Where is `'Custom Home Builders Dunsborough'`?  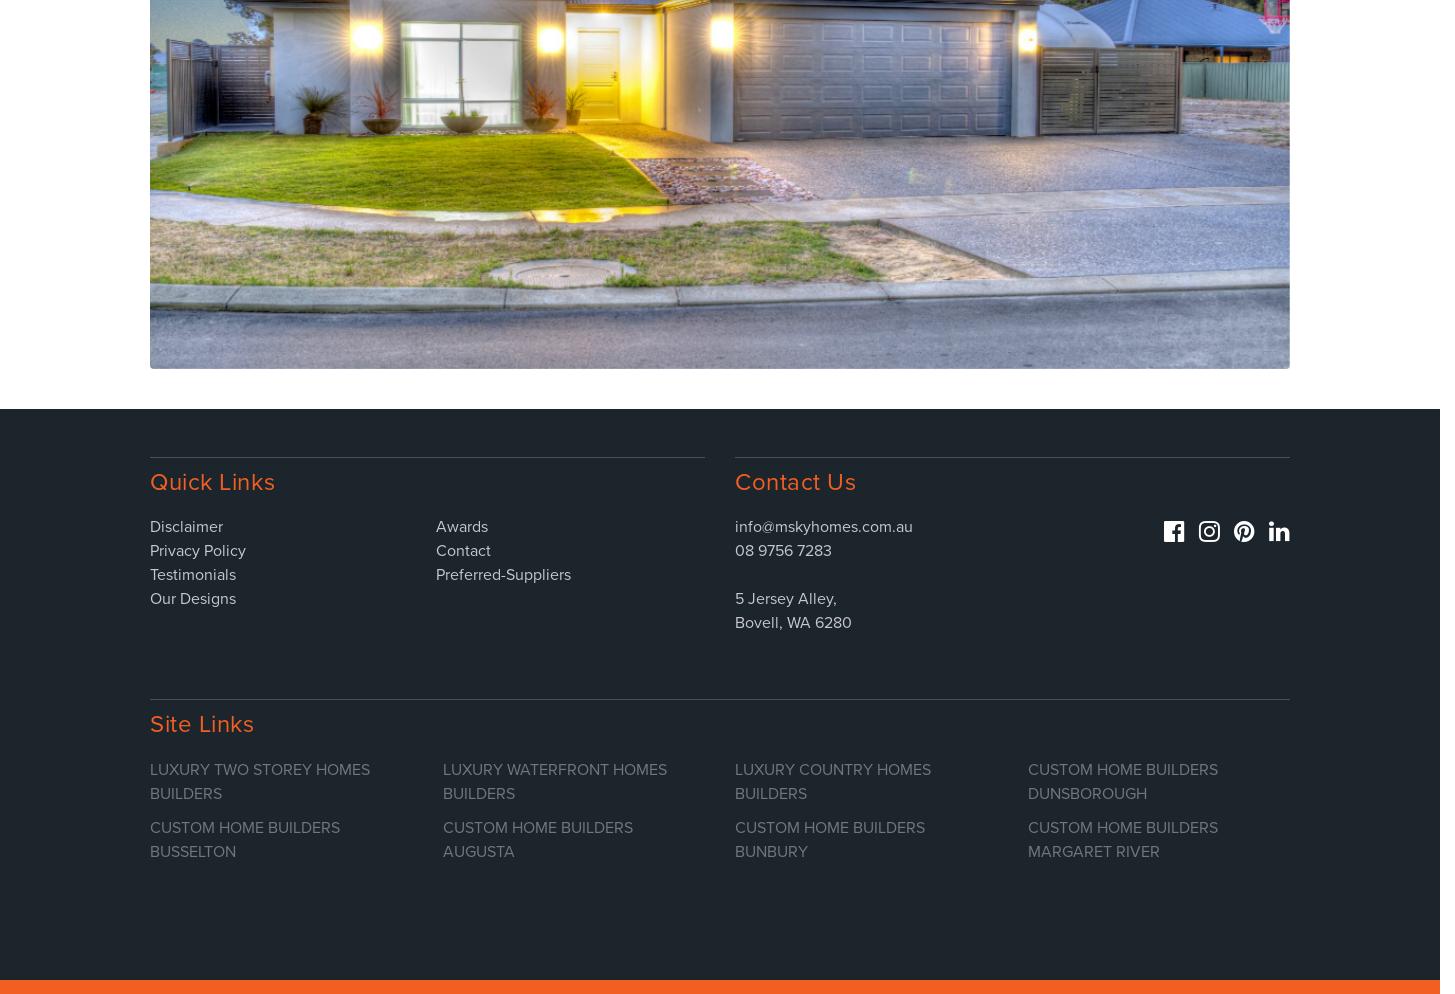 'Custom Home Builders Dunsborough' is located at coordinates (1025, 779).